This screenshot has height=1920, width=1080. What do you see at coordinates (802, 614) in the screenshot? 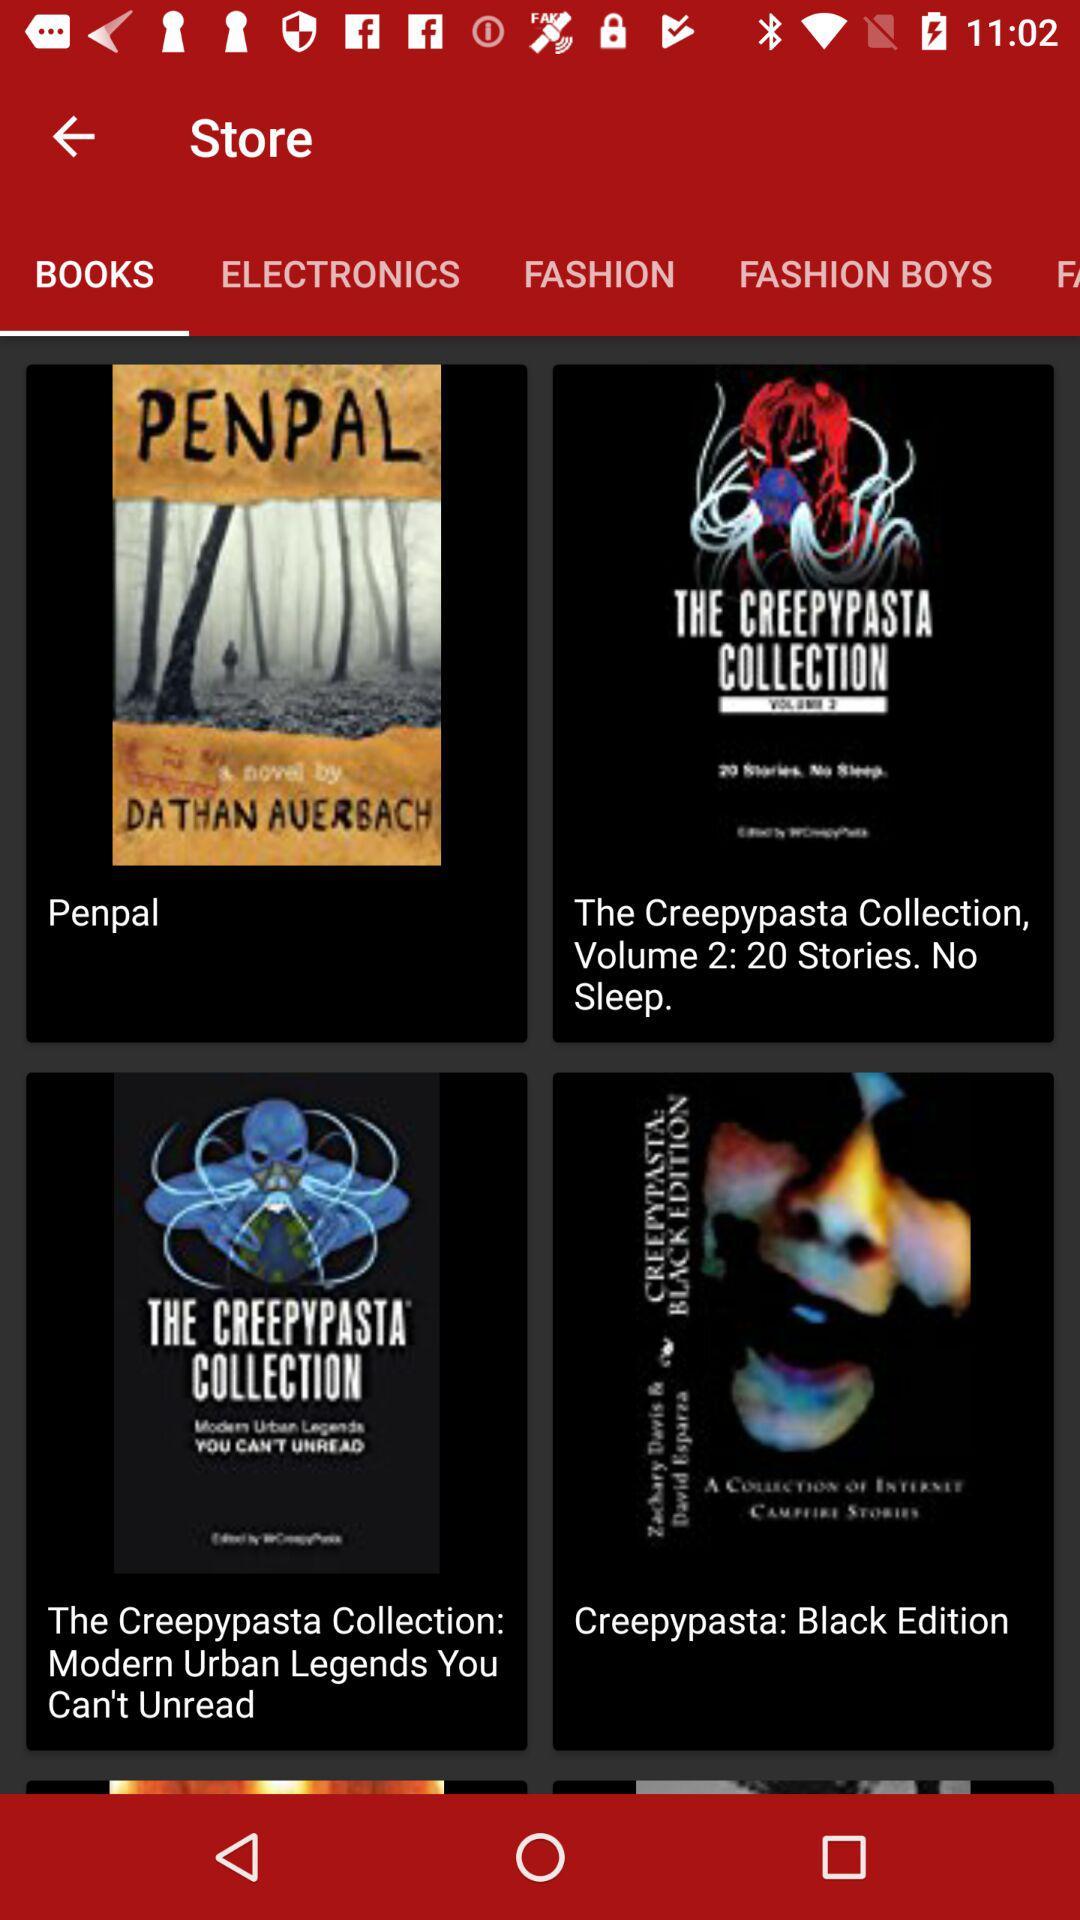
I see `the second image` at bounding box center [802, 614].